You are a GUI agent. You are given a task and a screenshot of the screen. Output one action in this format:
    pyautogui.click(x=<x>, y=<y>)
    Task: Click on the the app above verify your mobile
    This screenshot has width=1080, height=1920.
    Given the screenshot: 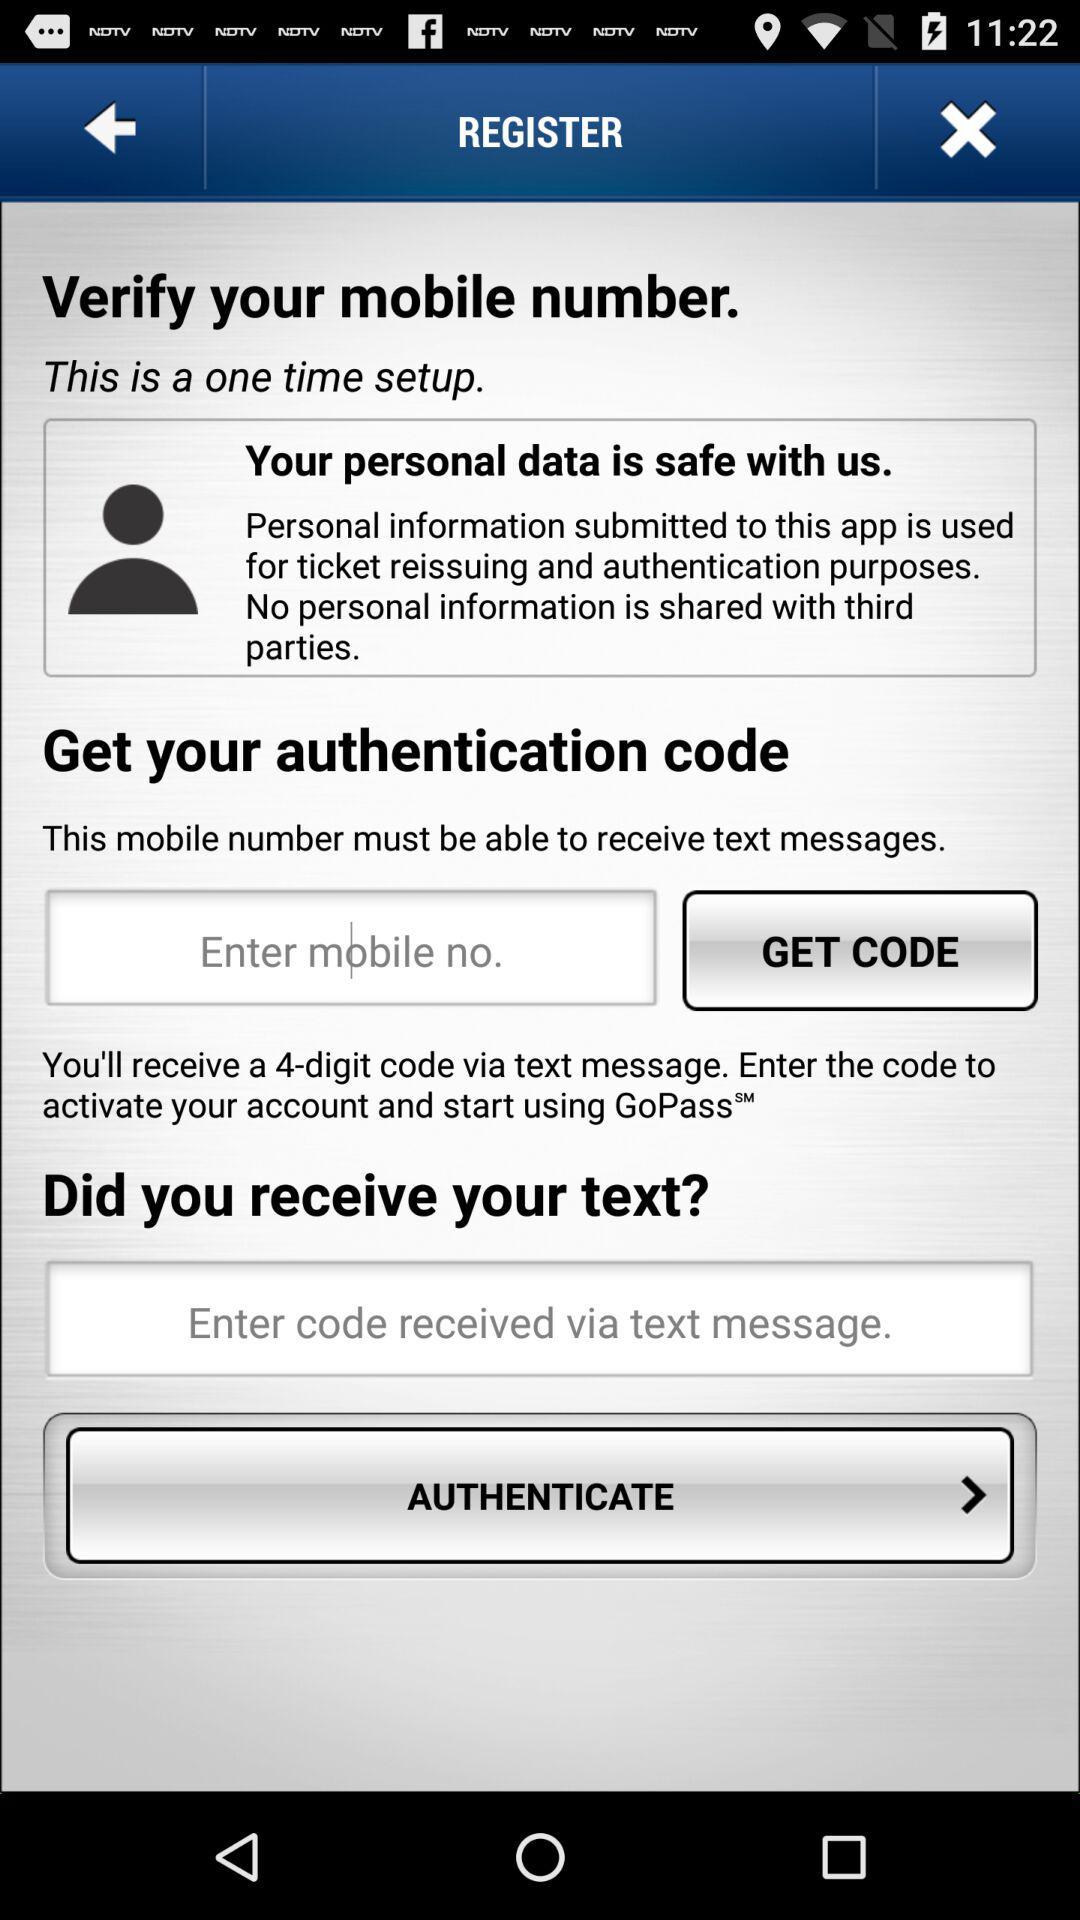 What is the action you would take?
    pyautogui.click(x=964, y=129)
    